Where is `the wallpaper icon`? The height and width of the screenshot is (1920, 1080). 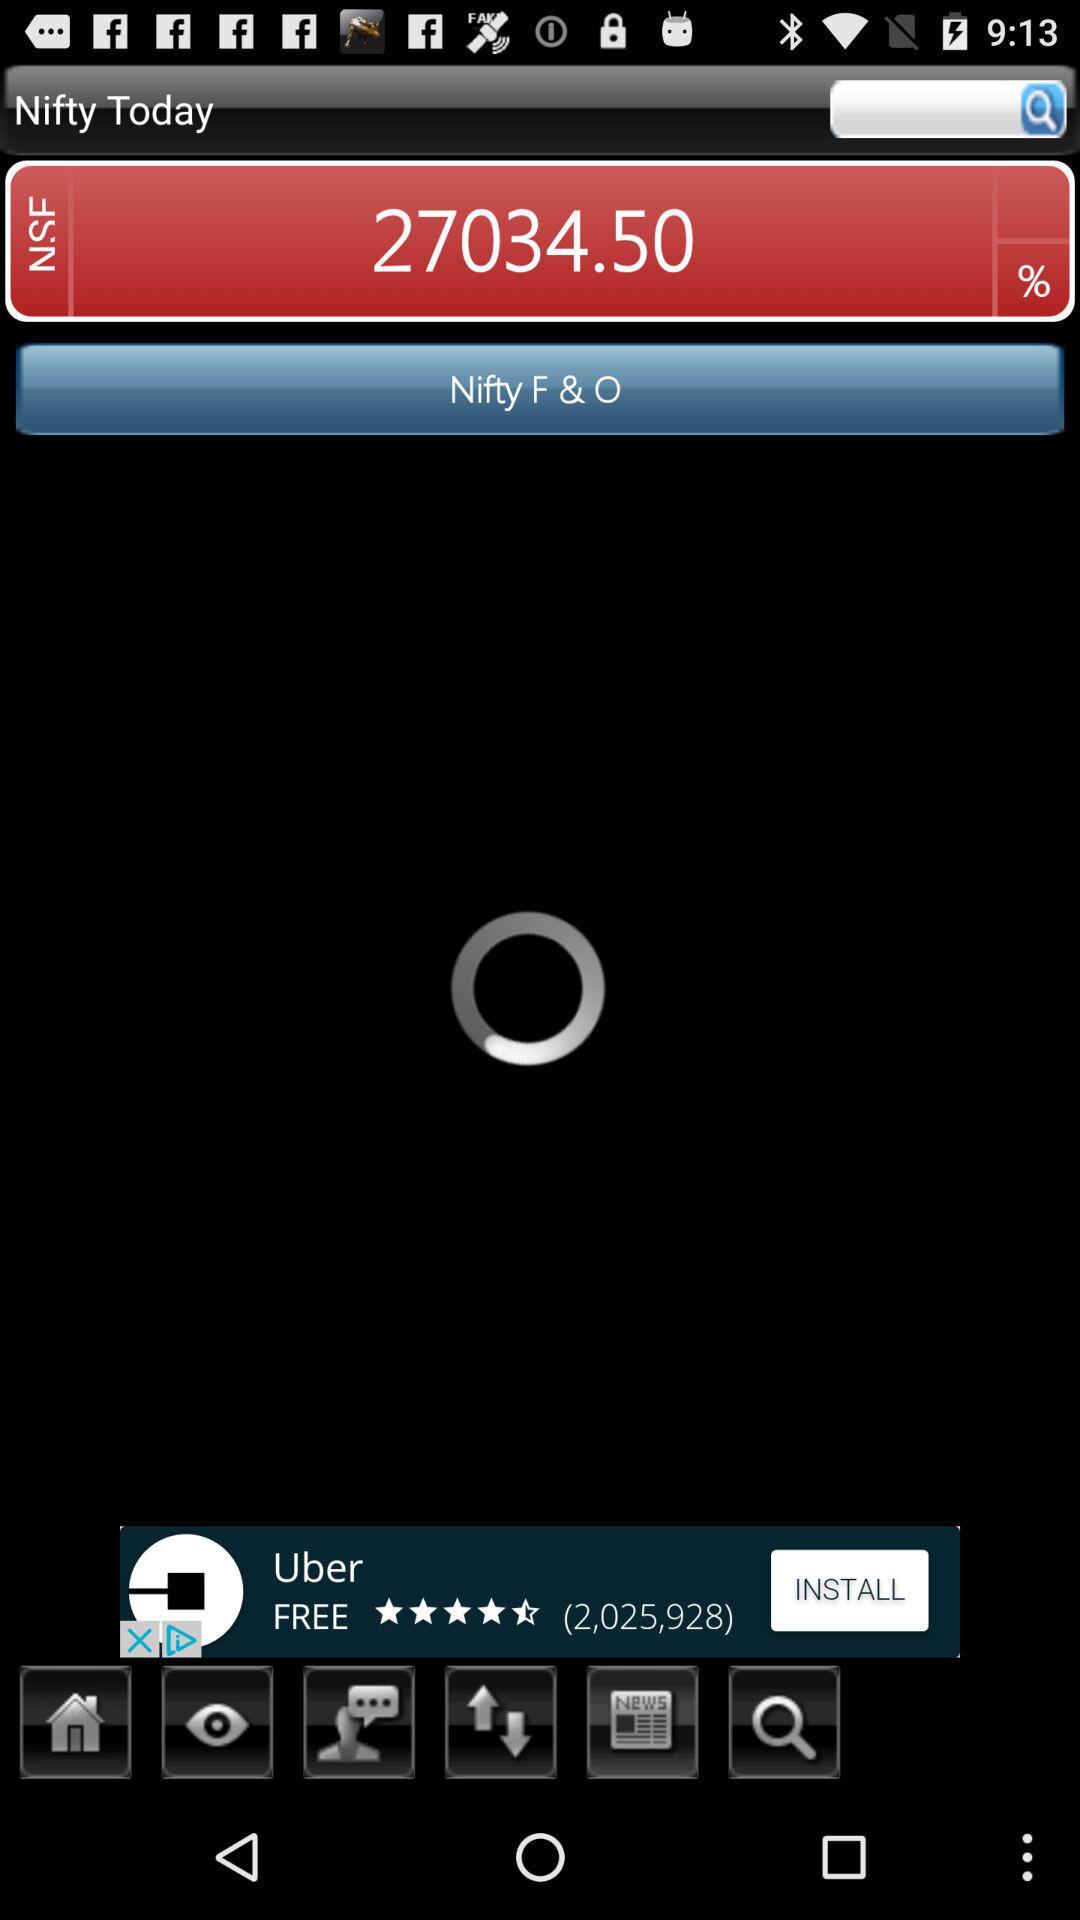 the wallpaper icon is located at coordinates (358, 1848).